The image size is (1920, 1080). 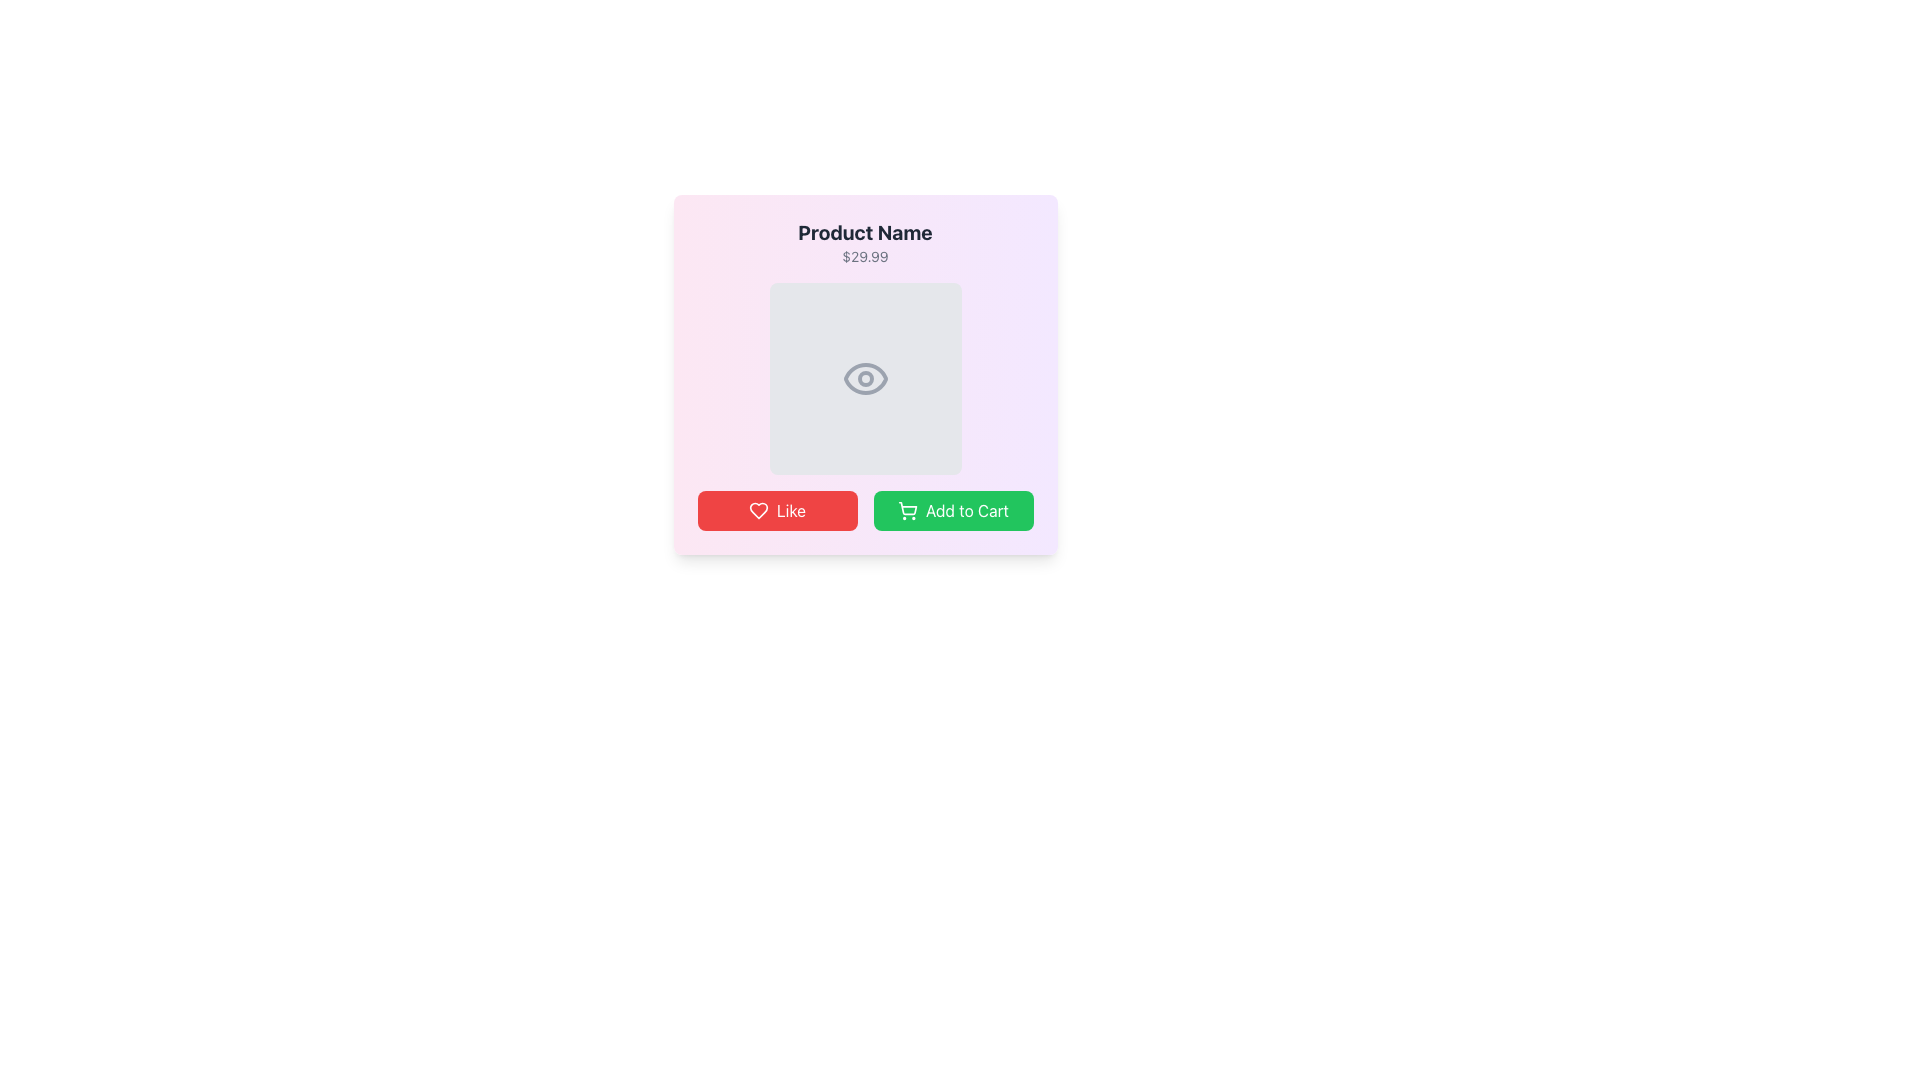 I want to click on the eye-shaped icon that represents visibility, so click(x=865, y=378).